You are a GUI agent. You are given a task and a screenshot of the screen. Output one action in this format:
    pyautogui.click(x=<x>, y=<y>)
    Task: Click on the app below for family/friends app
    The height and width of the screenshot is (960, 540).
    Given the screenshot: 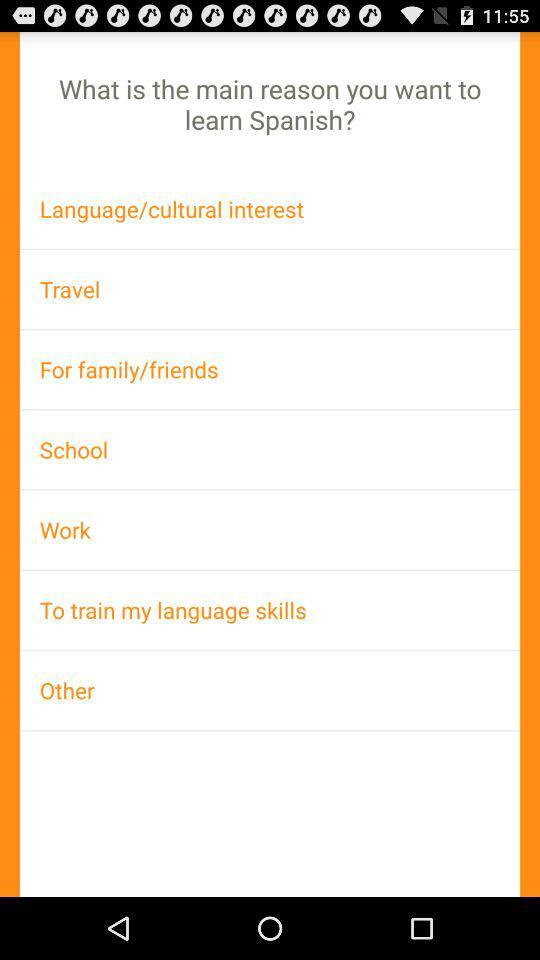 What is the action you would take?
    pyautogui.click(x=270, y=449)
    